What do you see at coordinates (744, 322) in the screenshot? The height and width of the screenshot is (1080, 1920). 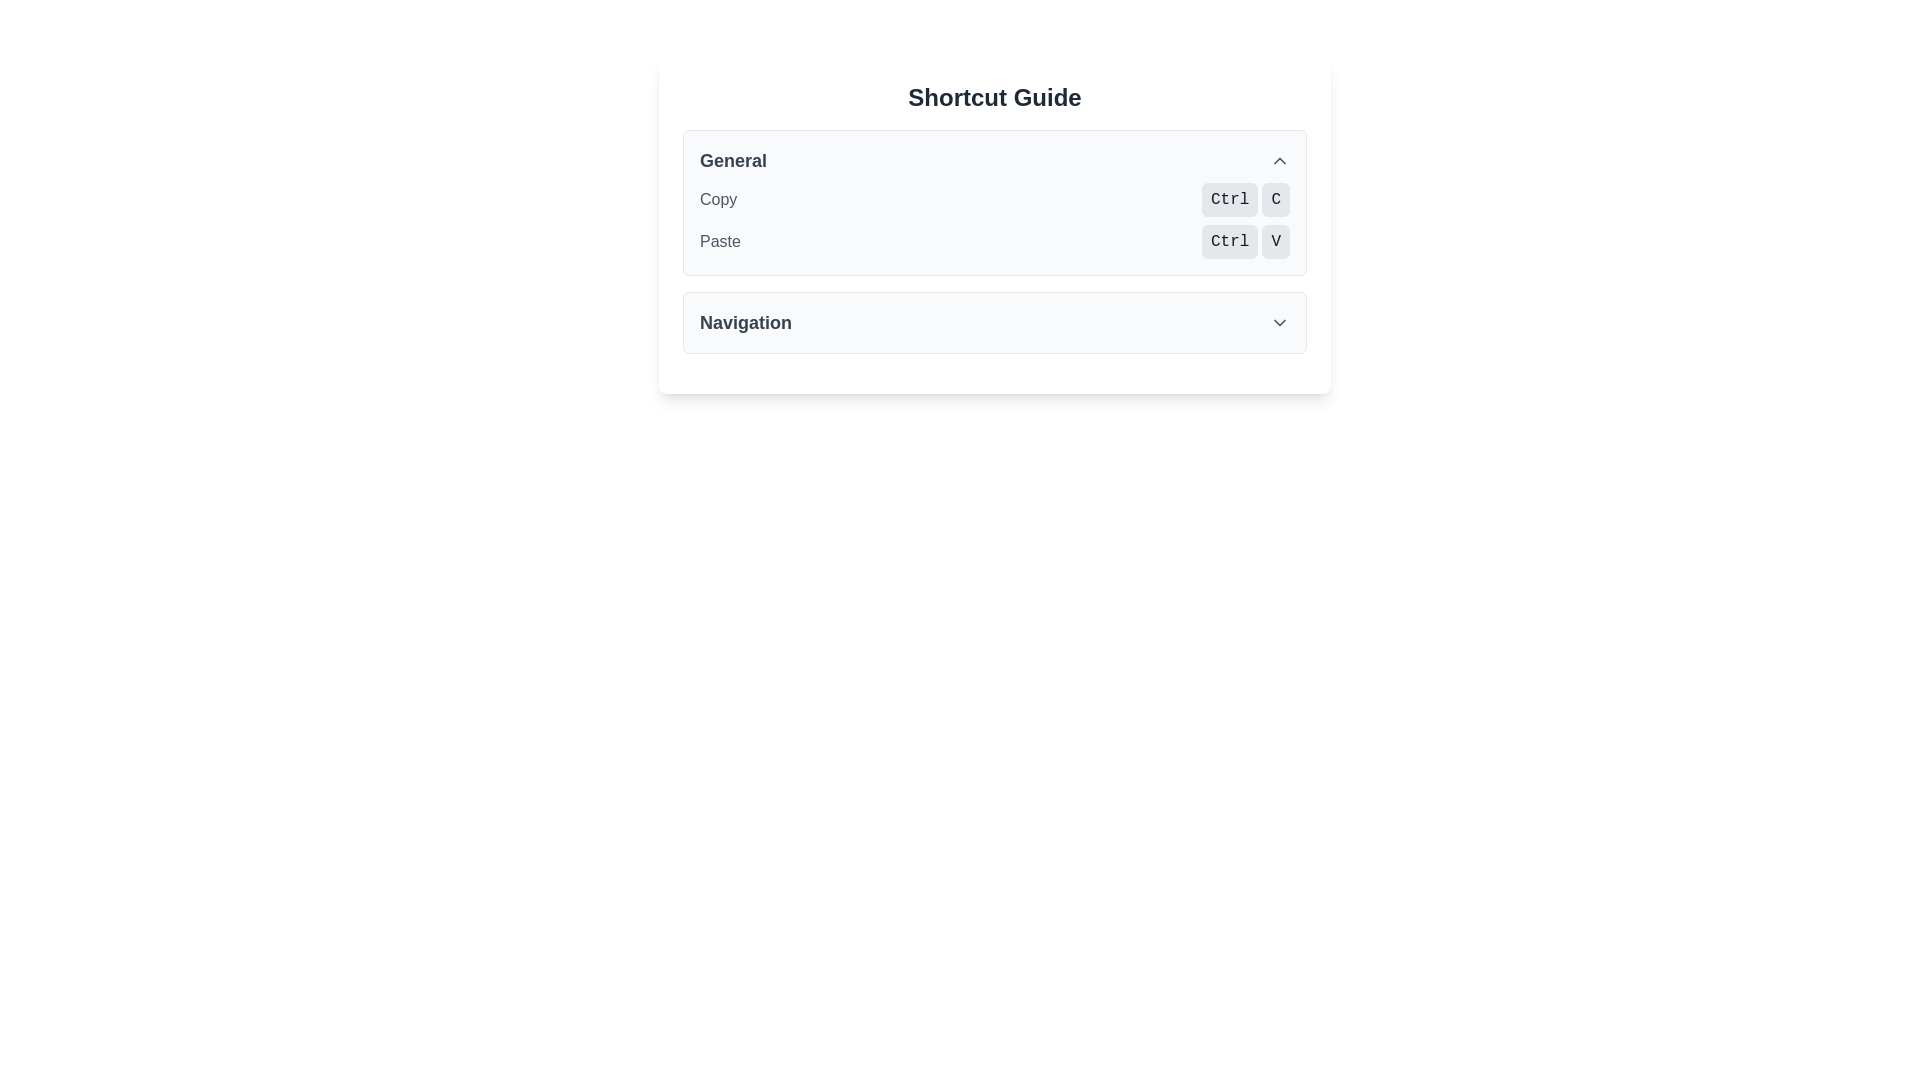 I see `the 'Navigation' text label located at the bottom center of the 'Shortcut Guide' content card` at bounding box center [744, 322].